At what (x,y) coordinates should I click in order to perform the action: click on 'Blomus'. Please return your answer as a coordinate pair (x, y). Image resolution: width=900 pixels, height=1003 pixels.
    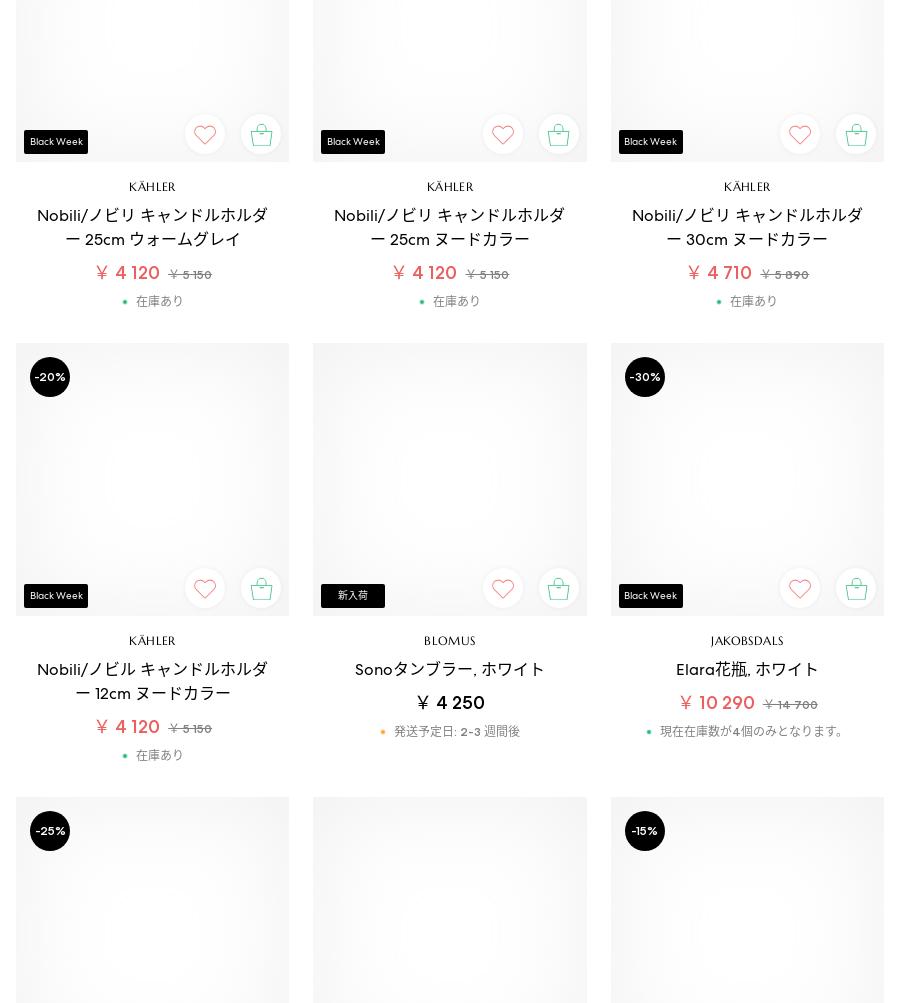
    Looking at the image, I should click on (449, 640).